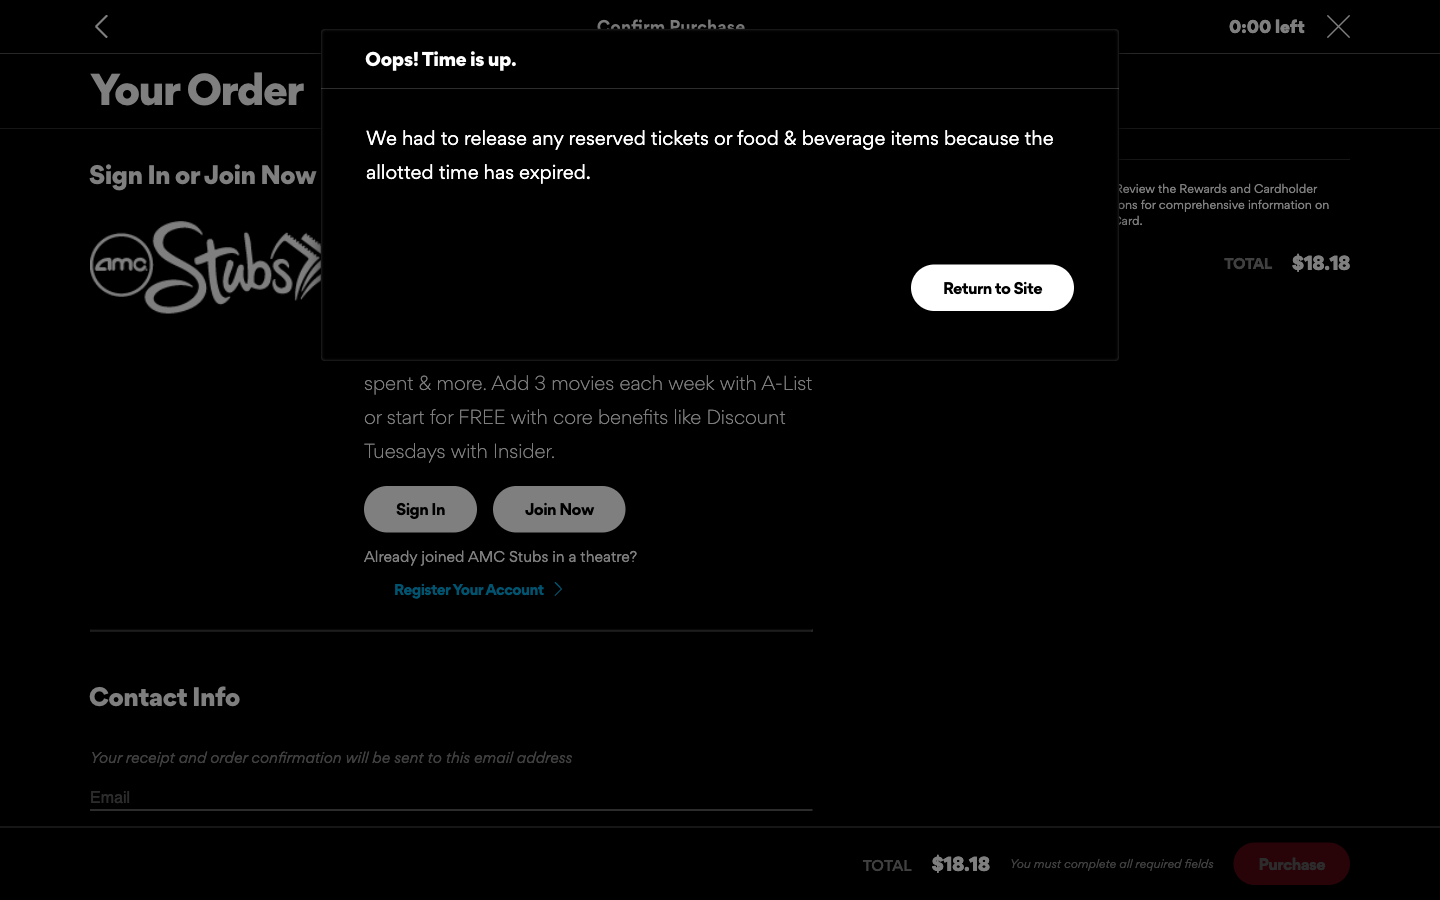  What do you see at coordinates (419, 508) in the screenshot?
I see `Attempt to log into the website` at bounding box center [419, 508].